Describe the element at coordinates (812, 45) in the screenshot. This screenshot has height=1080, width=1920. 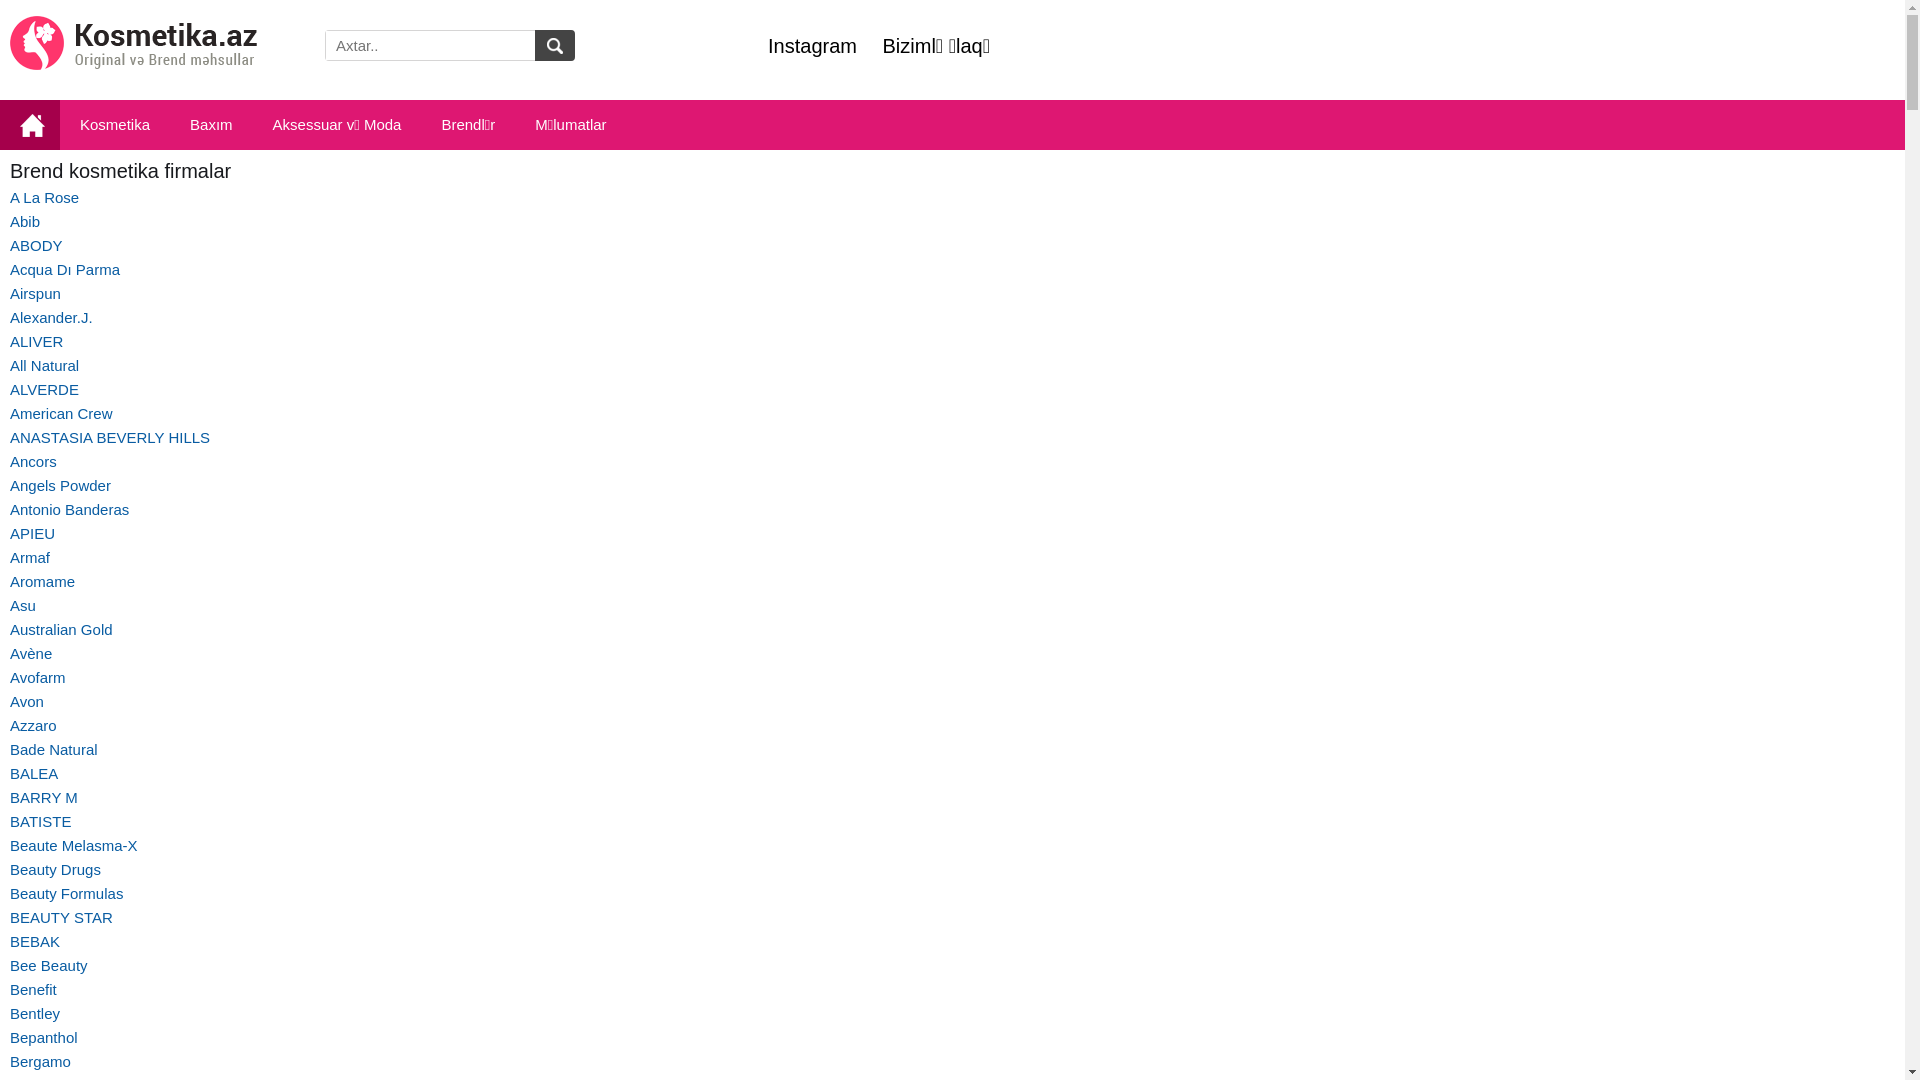
I see `'Instagram'` at that location.